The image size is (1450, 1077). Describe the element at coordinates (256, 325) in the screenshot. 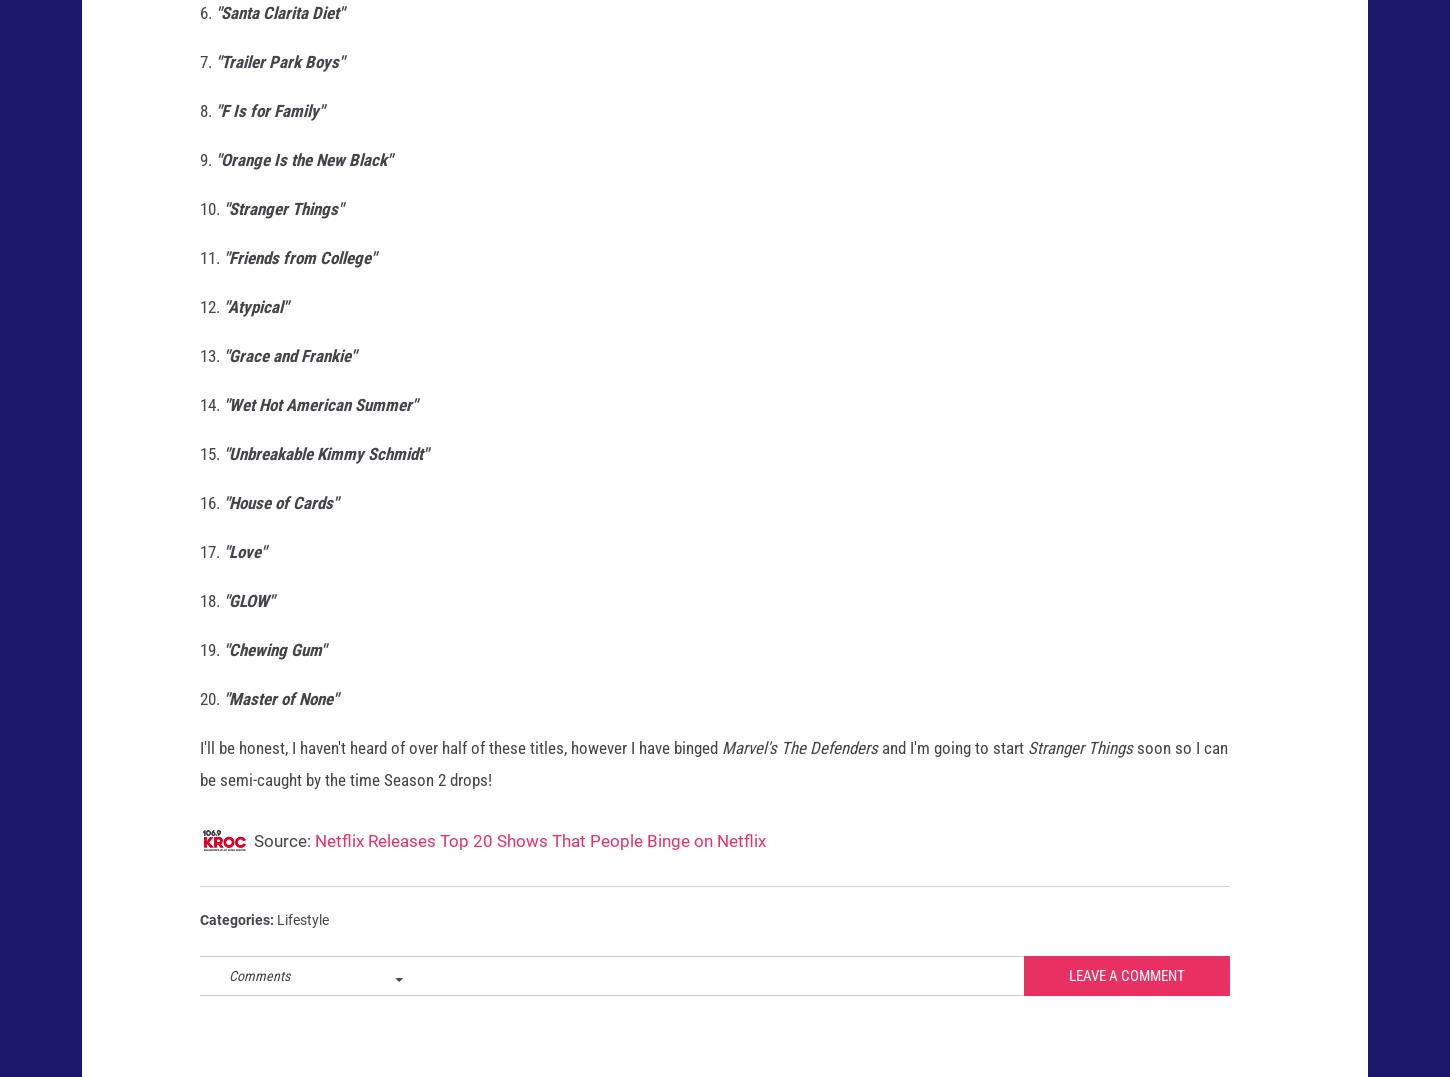

I see `'"Atypical"'` at that location.